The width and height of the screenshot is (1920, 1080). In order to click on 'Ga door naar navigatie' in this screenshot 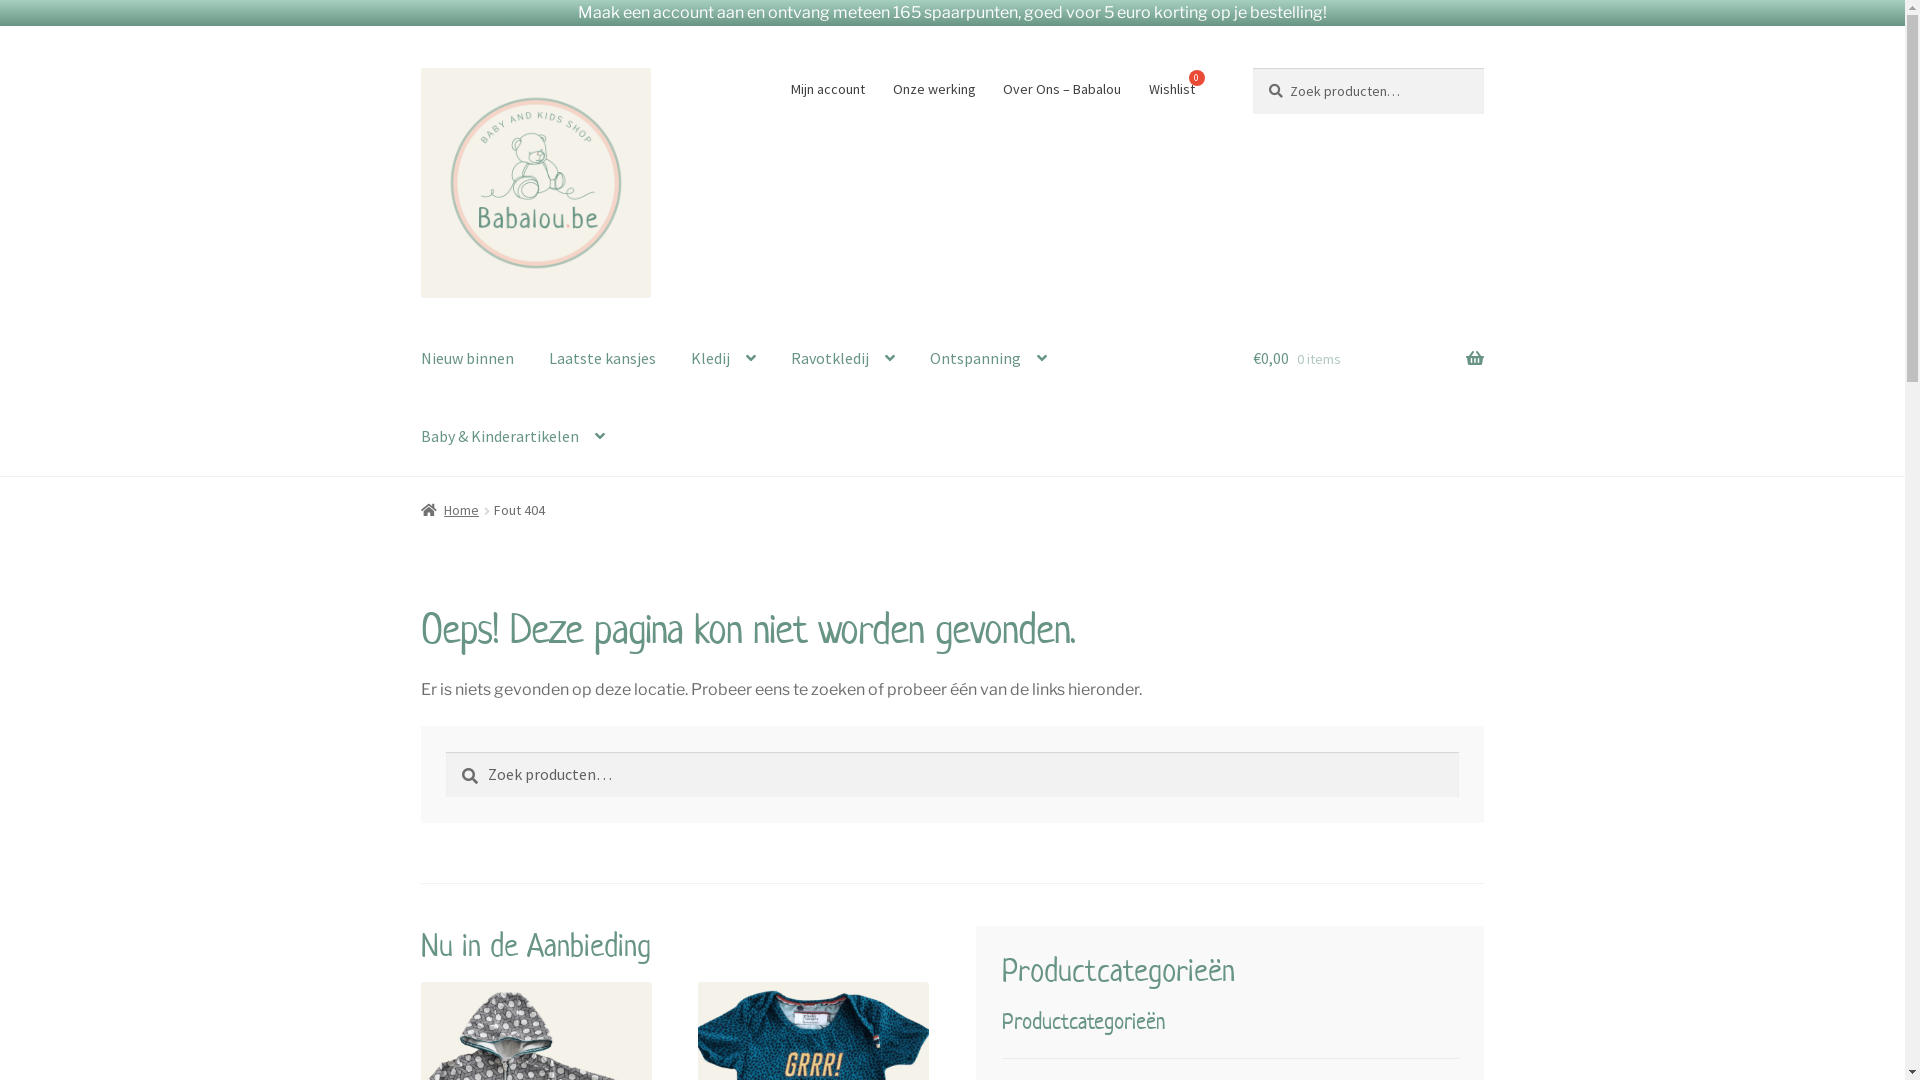, I will do `click(419, 66)`.